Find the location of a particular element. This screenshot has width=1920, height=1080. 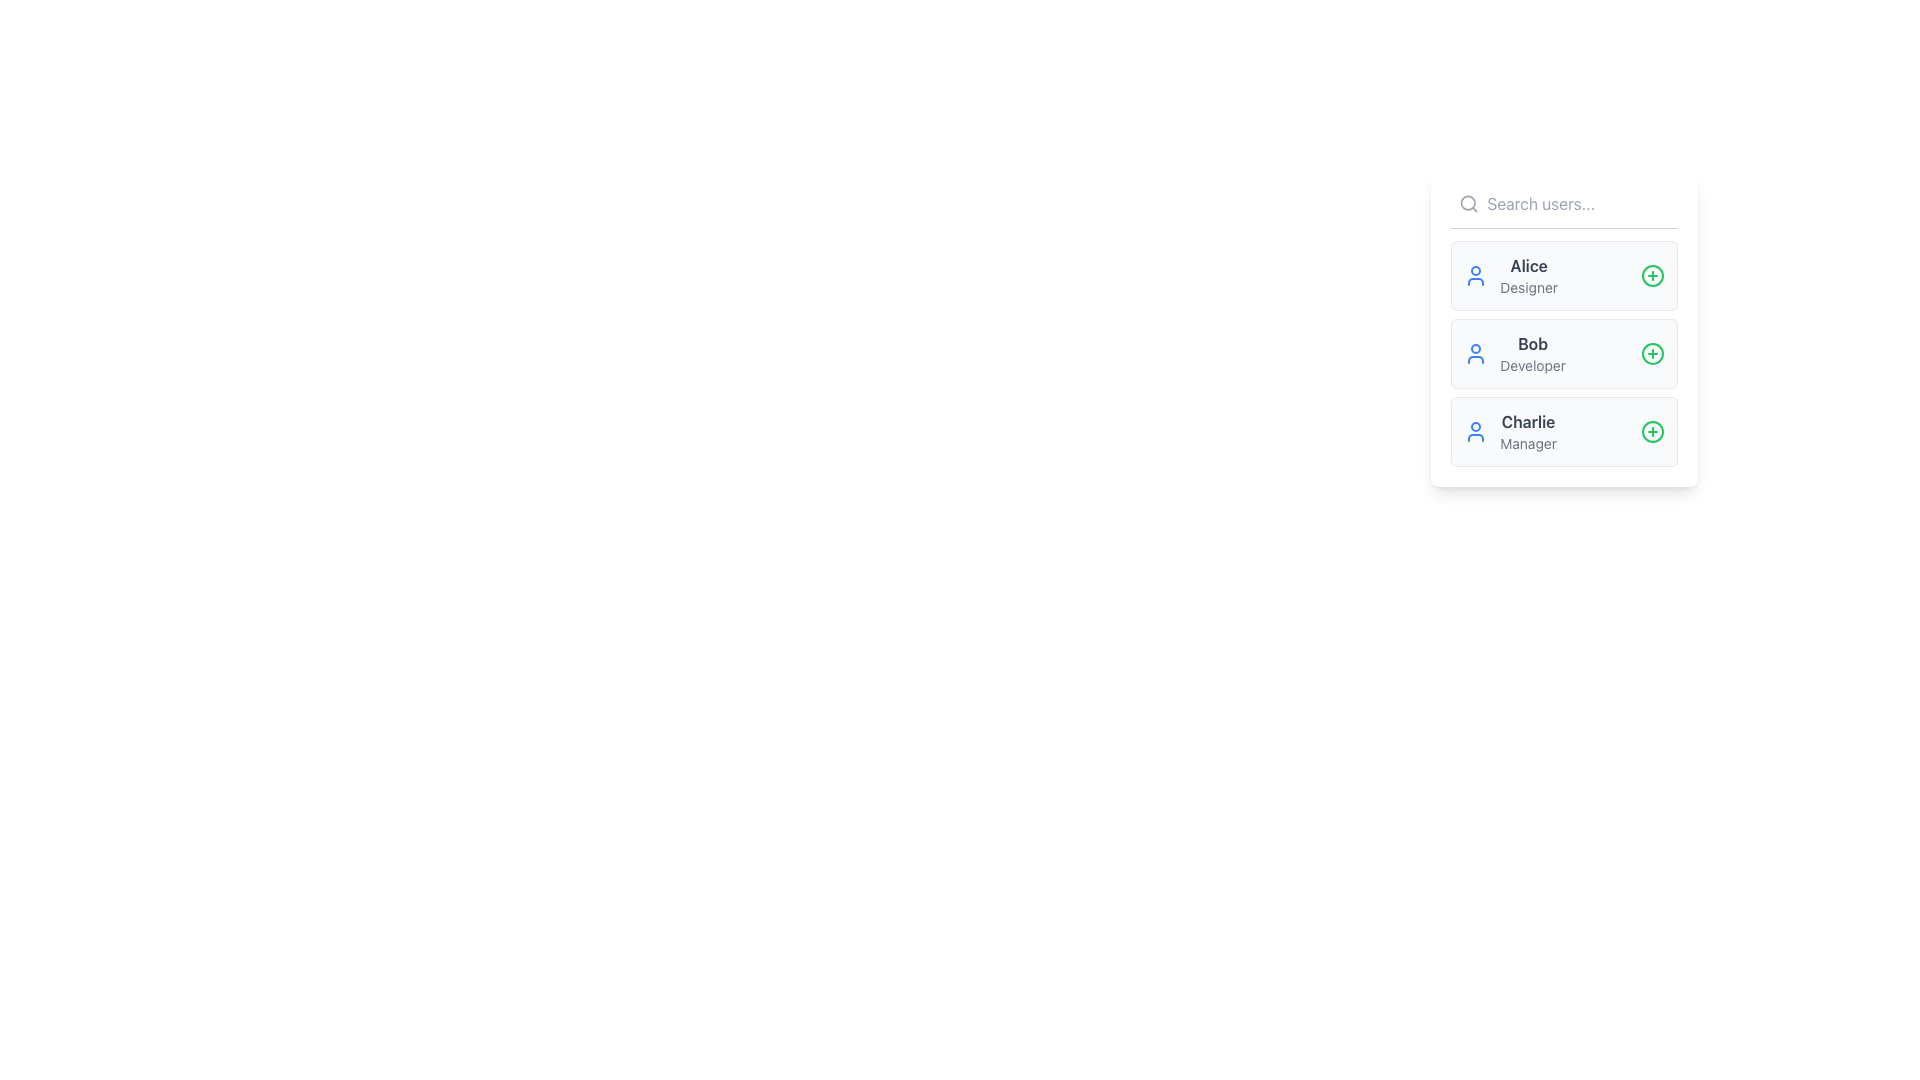

text label displaying 'Alice' in bold and 'Designer' in a smaller font, located in the topmost user entry of the right-hand panel, to the right of the user icon and above the '+' button is located at coordinates (1528, 276).